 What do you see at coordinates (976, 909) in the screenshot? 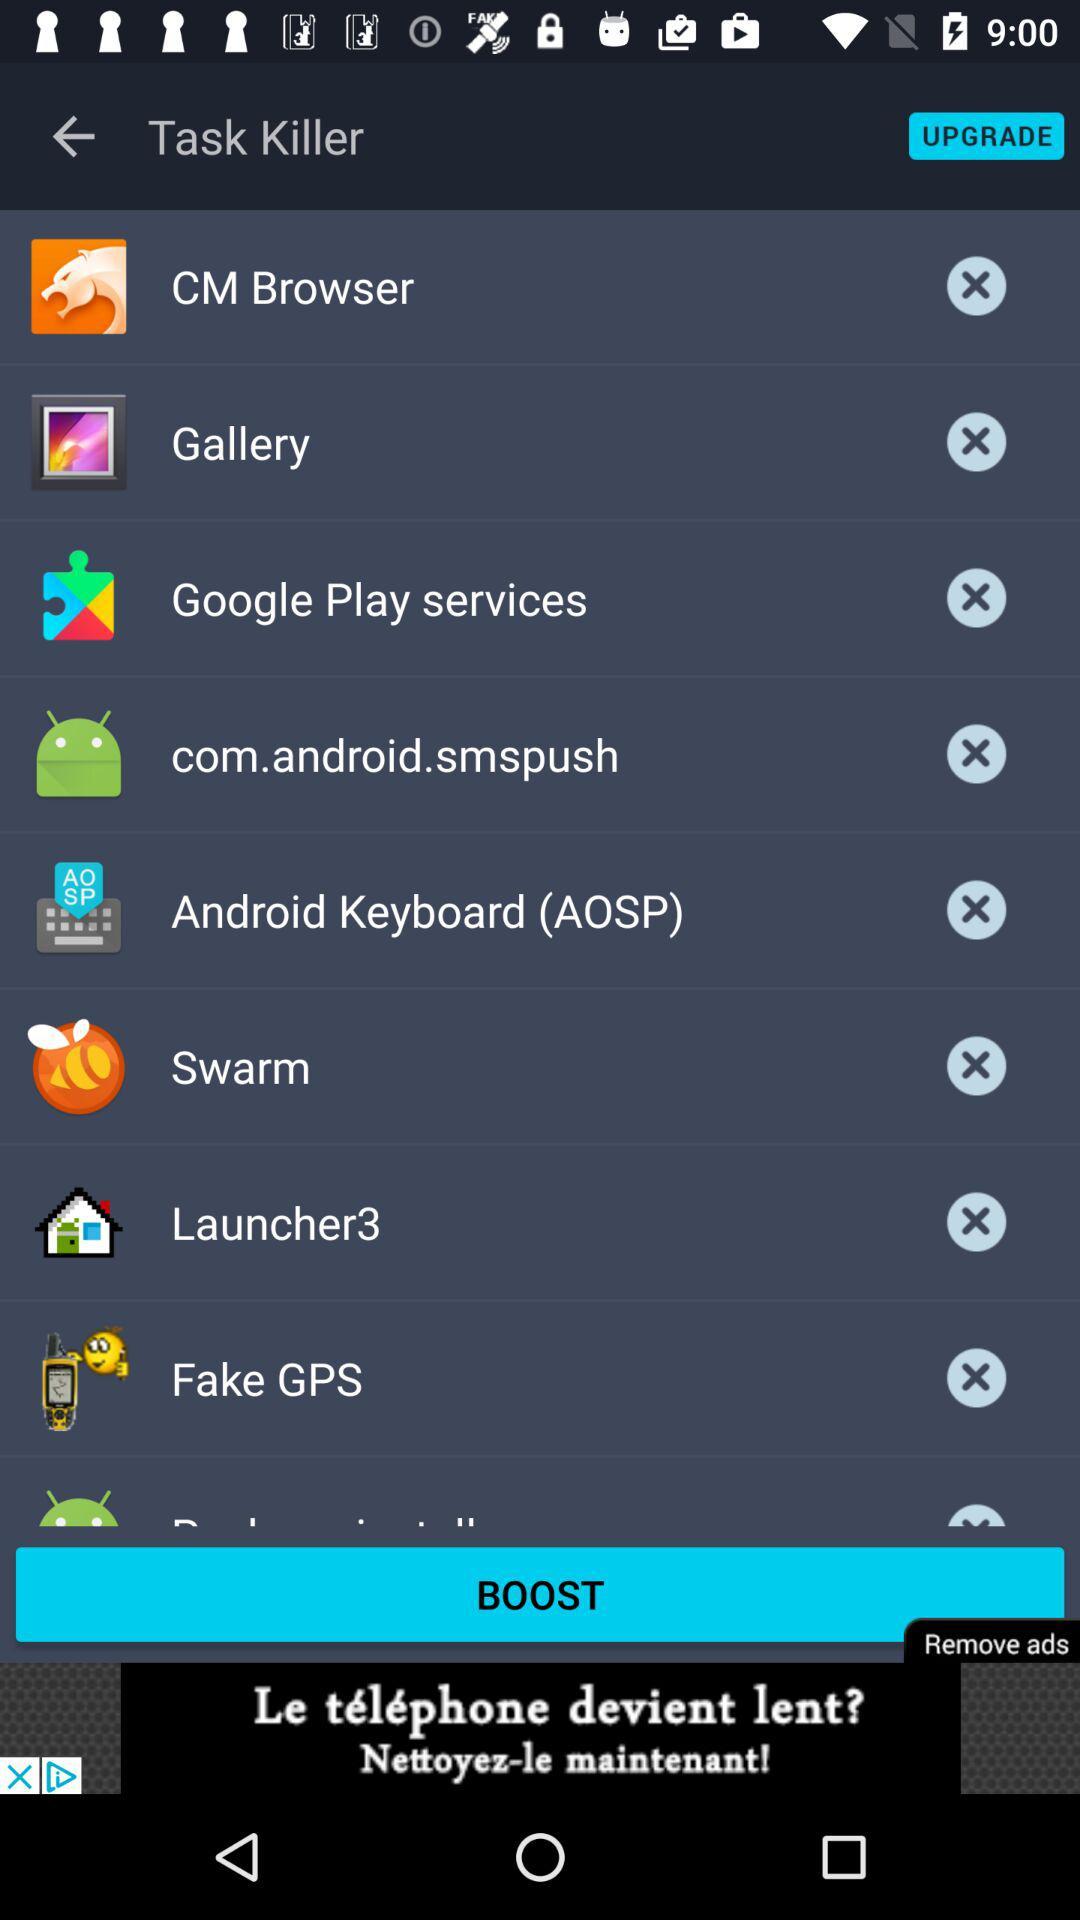
I see `task` at bounding box center [976, 909].